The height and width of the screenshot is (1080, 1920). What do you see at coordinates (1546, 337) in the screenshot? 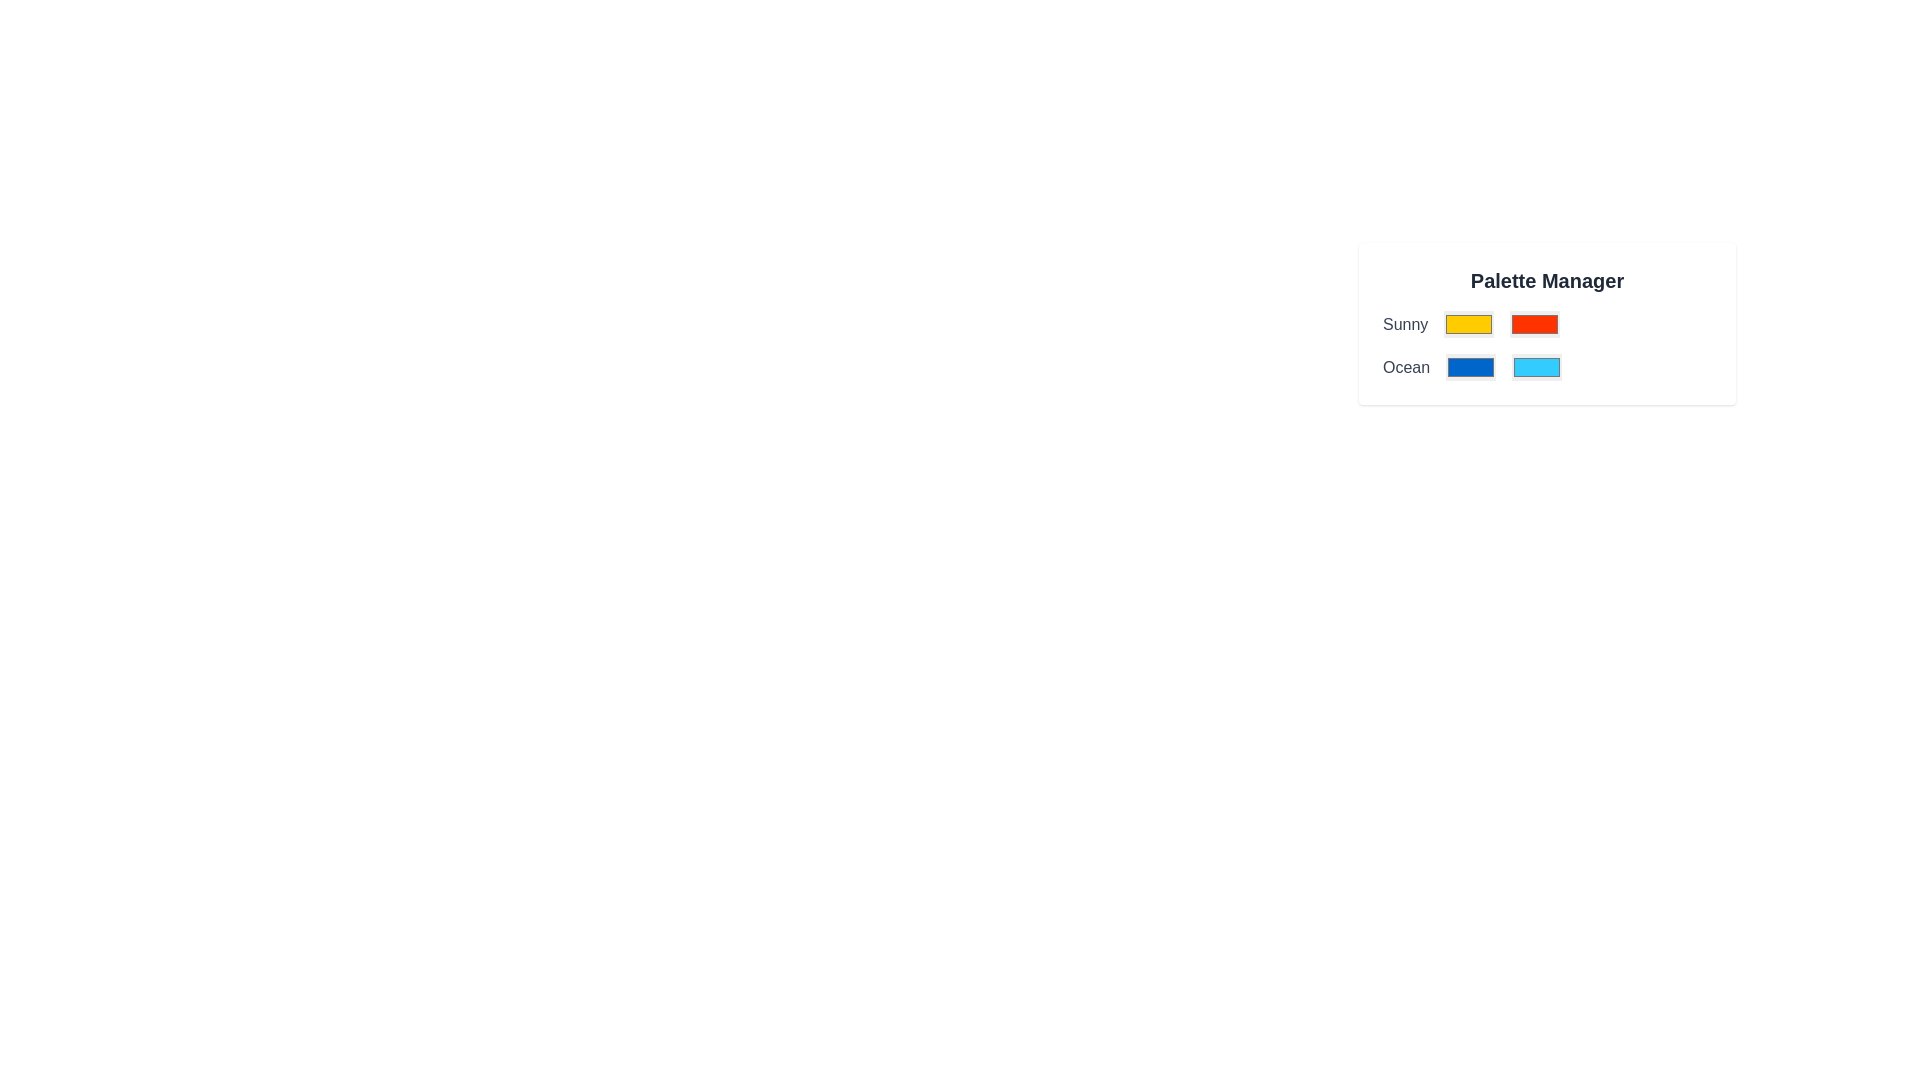
I see `the selectable red color box labeled 'Sunny', which is the second box from the left in the first row of the palette` at bounding box center [1546, 337].